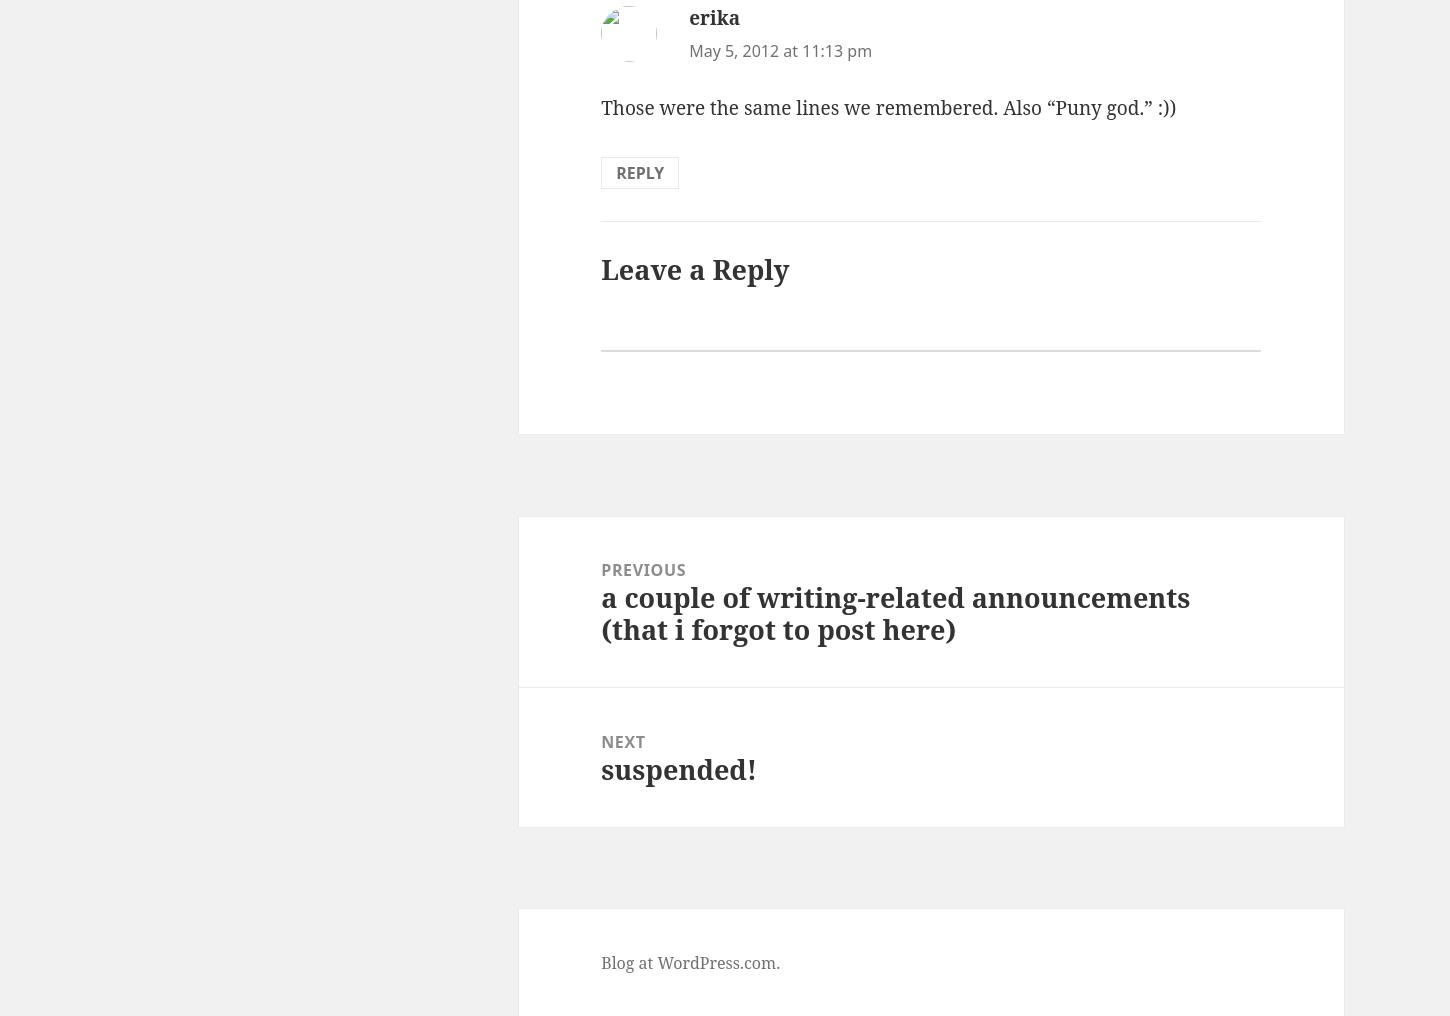 Image resolution: width=1450 pixels, height=1016 pixels. What do you see at coordinates (780, 50) in the screenshot?
I see `'May 5, 2012 at 11:13 pm'` at bounding box center [780, 50].